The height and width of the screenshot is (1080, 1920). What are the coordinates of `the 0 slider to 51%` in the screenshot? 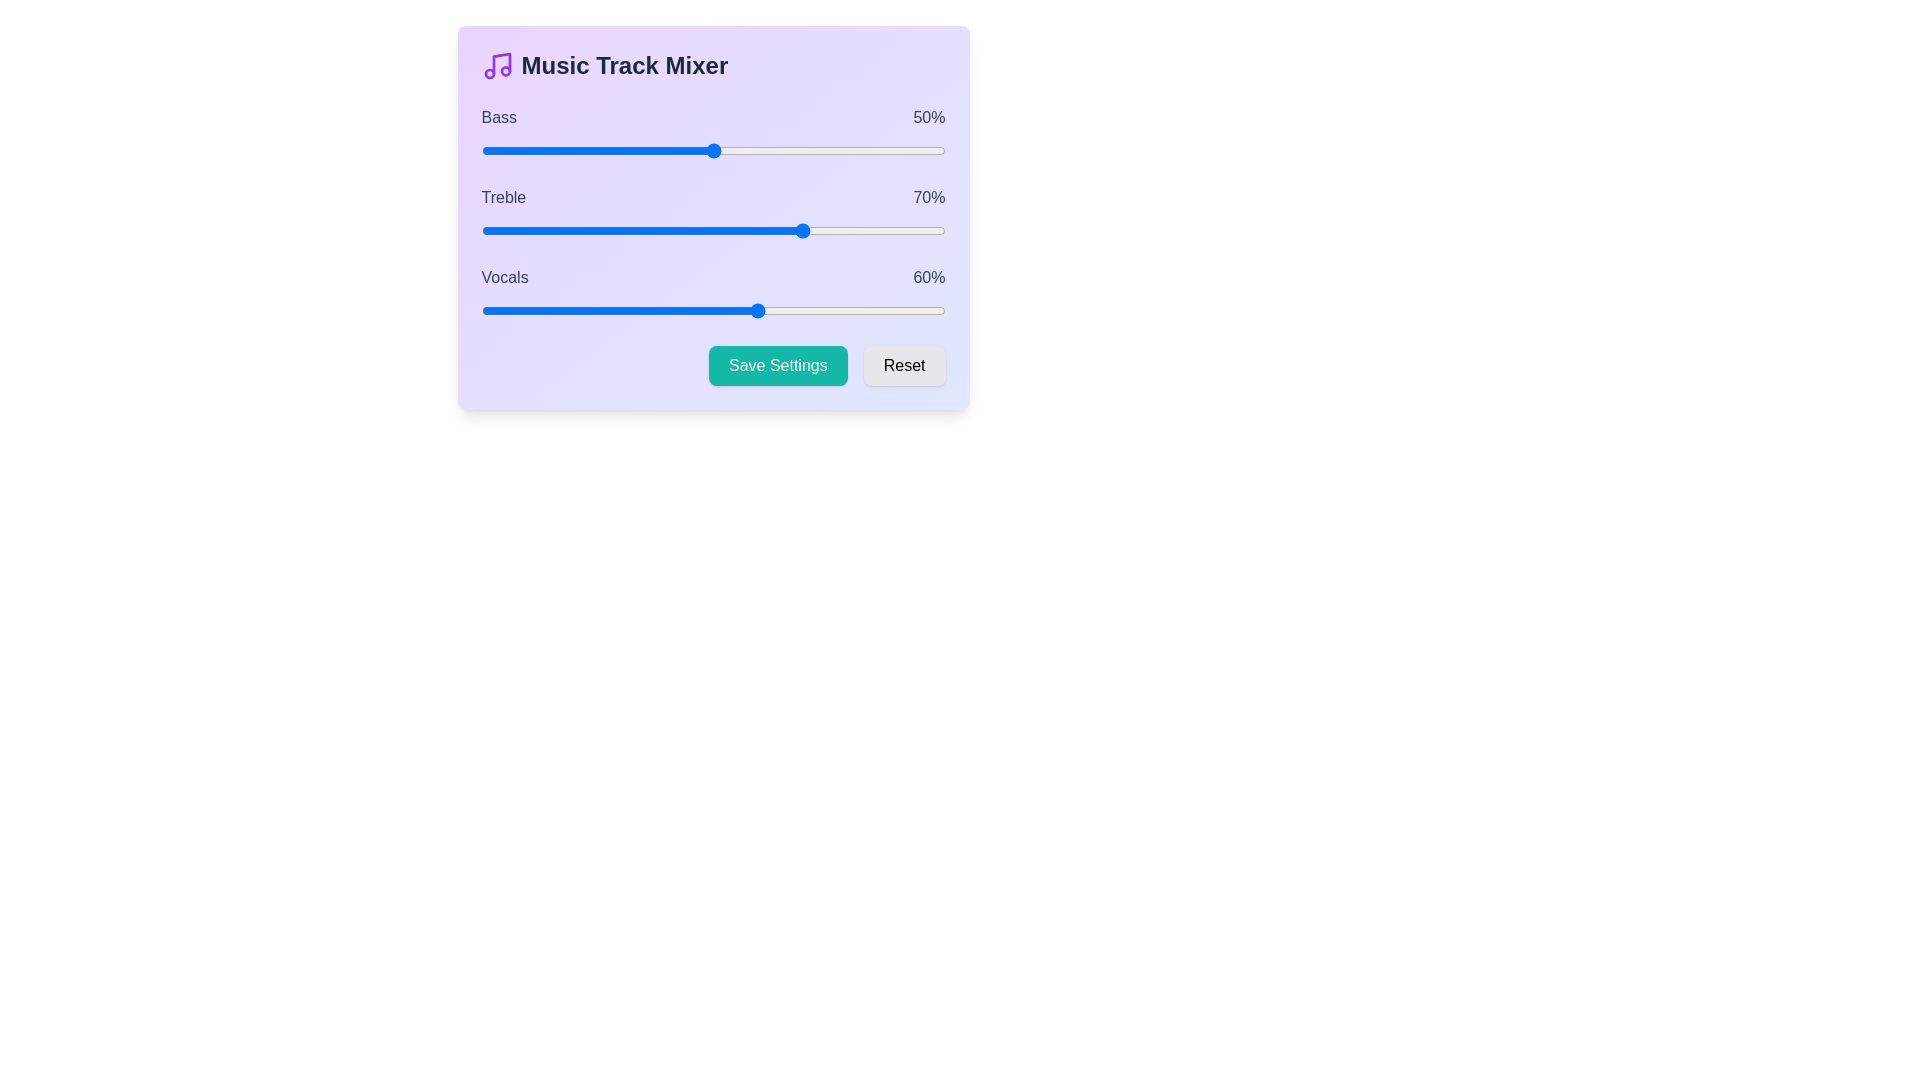 It's located at (718, 149).